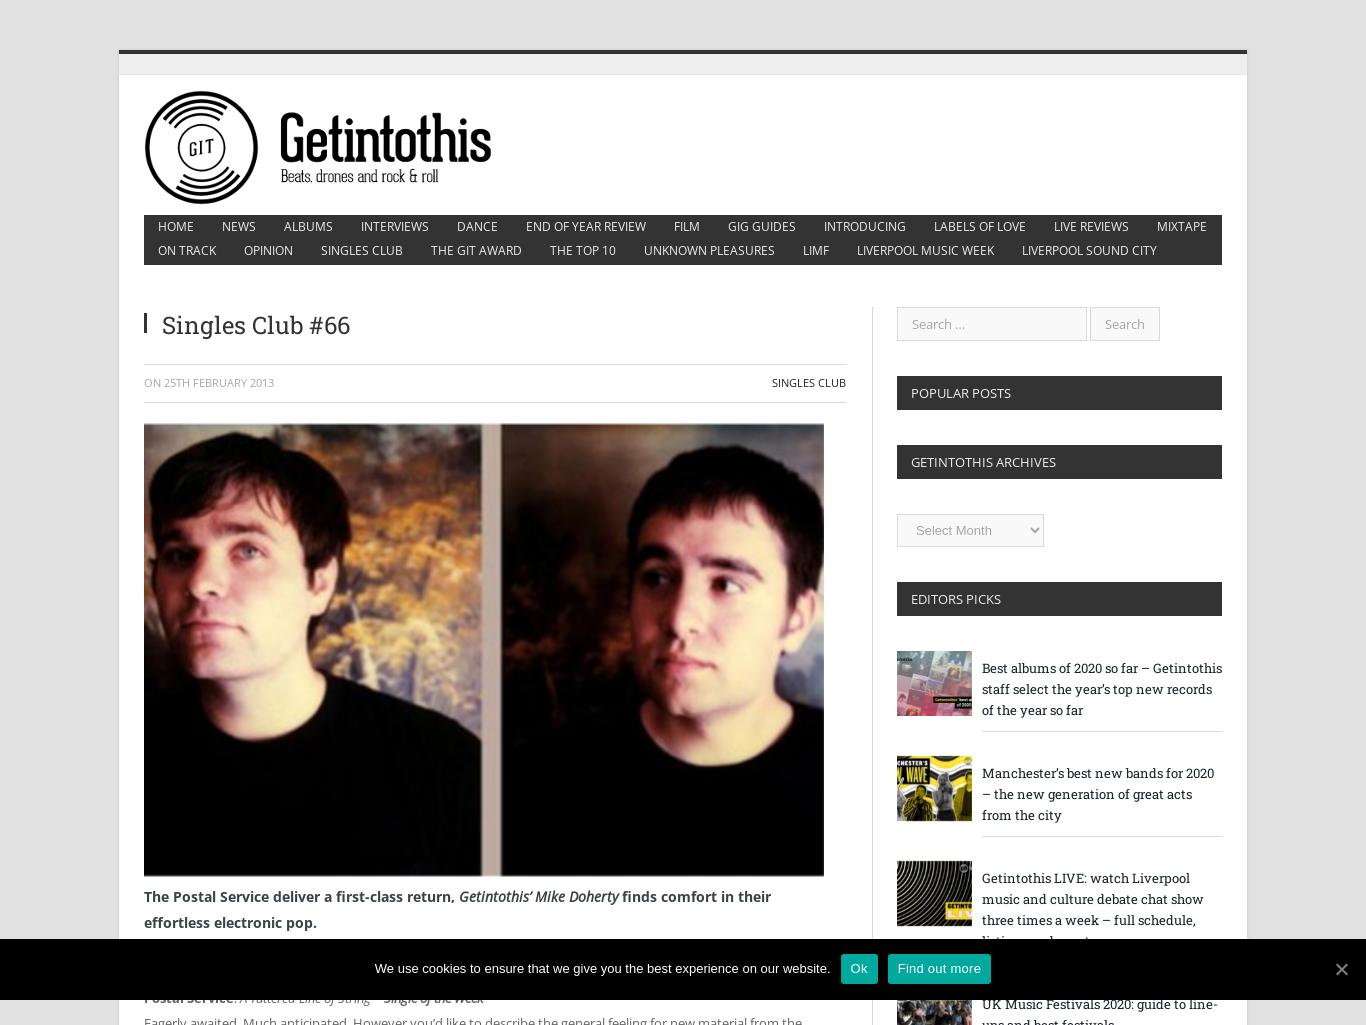 Image resolution: width=1366 pixels, height=1025 pixels. Describe the element at coordinates (152, 382) in the screenshot. I see `'on'` at that location.